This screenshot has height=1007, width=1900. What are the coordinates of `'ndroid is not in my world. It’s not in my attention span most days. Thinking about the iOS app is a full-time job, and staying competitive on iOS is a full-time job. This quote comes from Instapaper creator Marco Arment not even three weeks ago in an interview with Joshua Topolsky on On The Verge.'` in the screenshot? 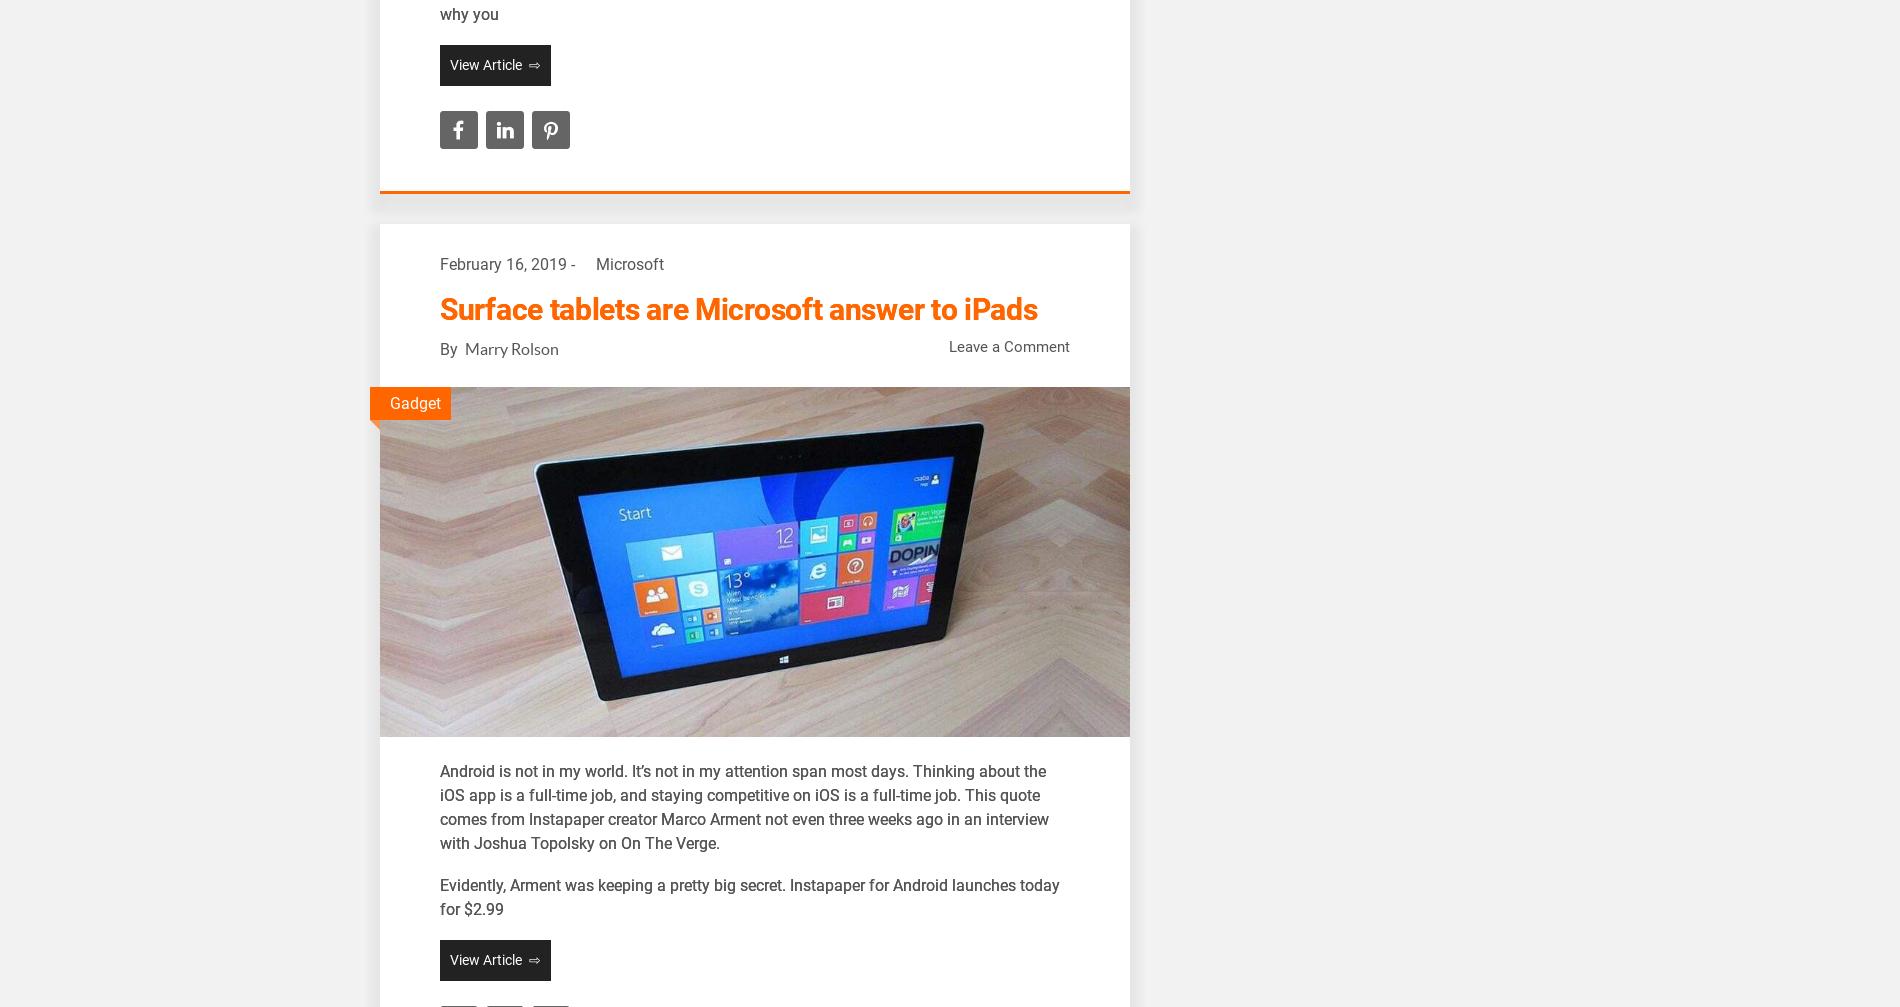 It's located at (743, 806).